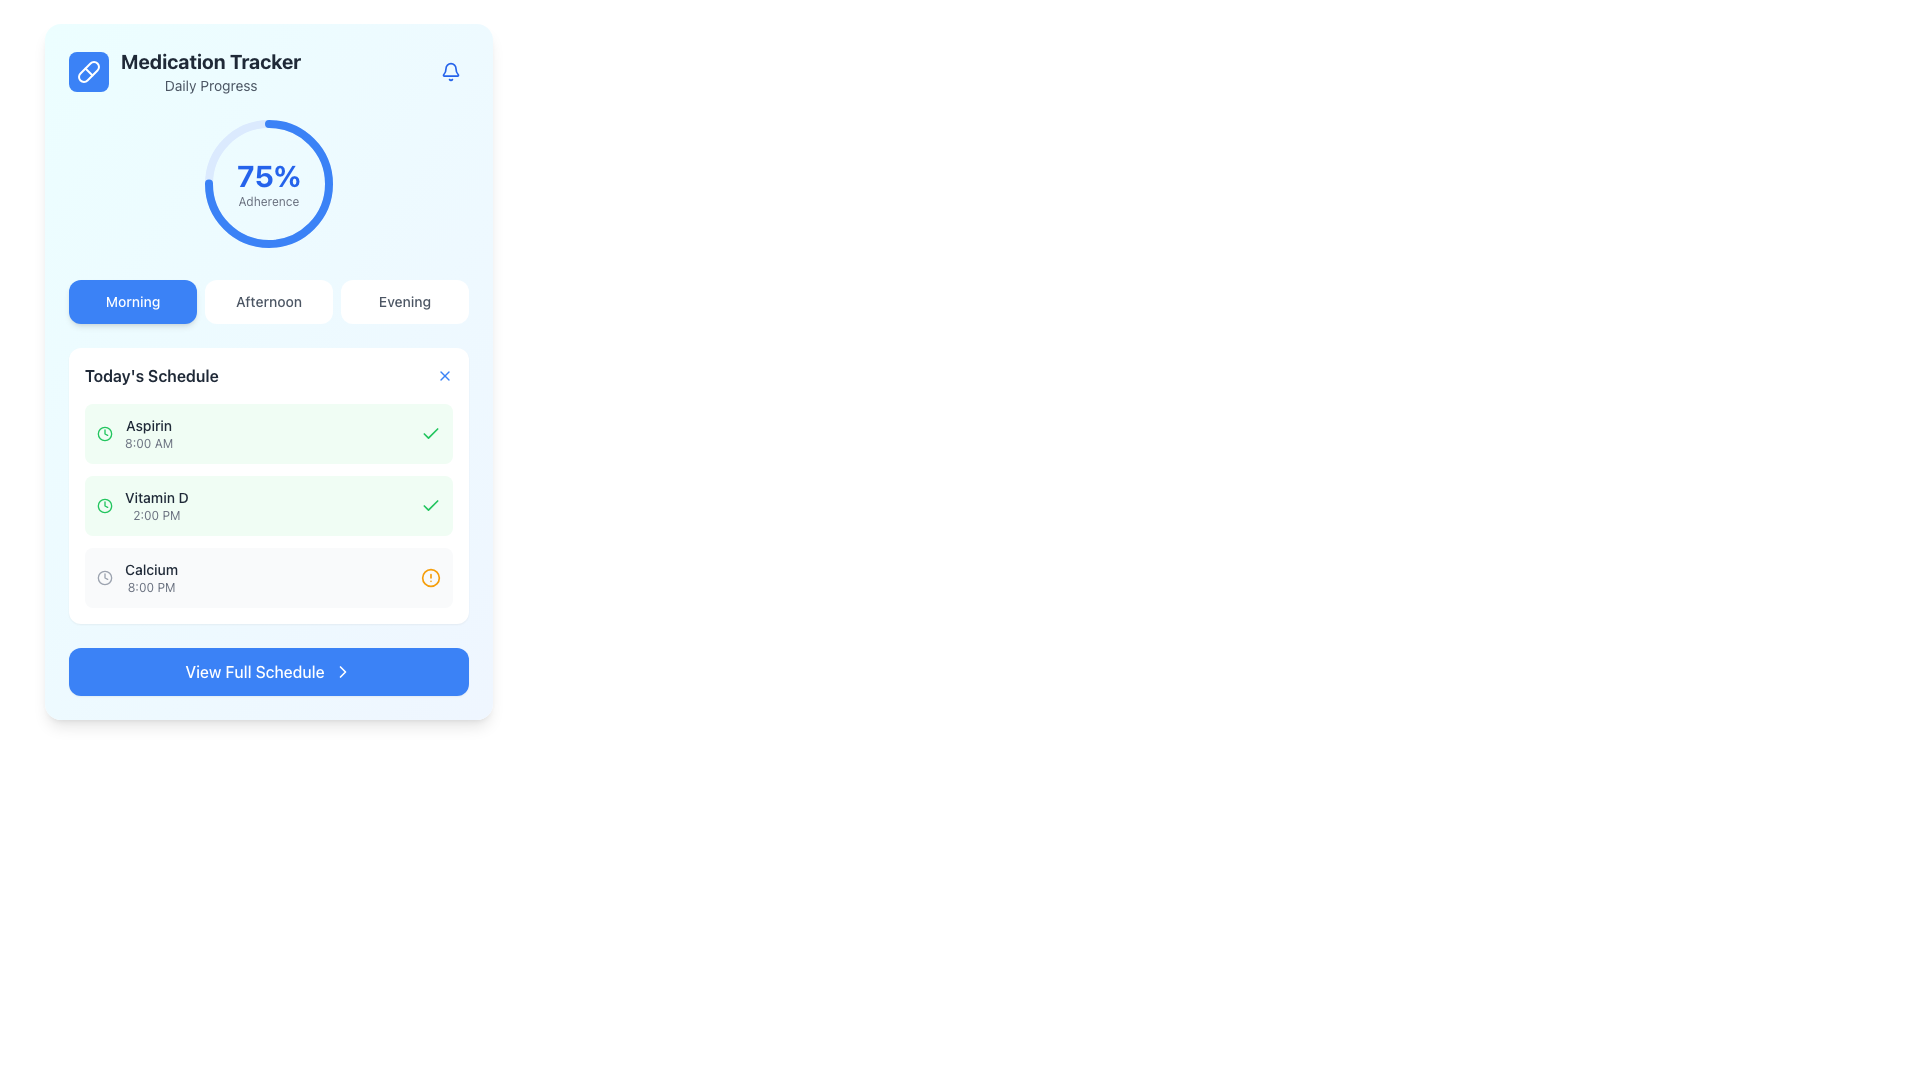 This screenshot has width=1920, height=1080. What do you see at coordinates (450, 68) in the screenshot?
I see `the blue outlined bell icon located in the top-right corner near the 'Medication Tracker' section to use it as a reference for notifications` at bounding box center [450, 68].